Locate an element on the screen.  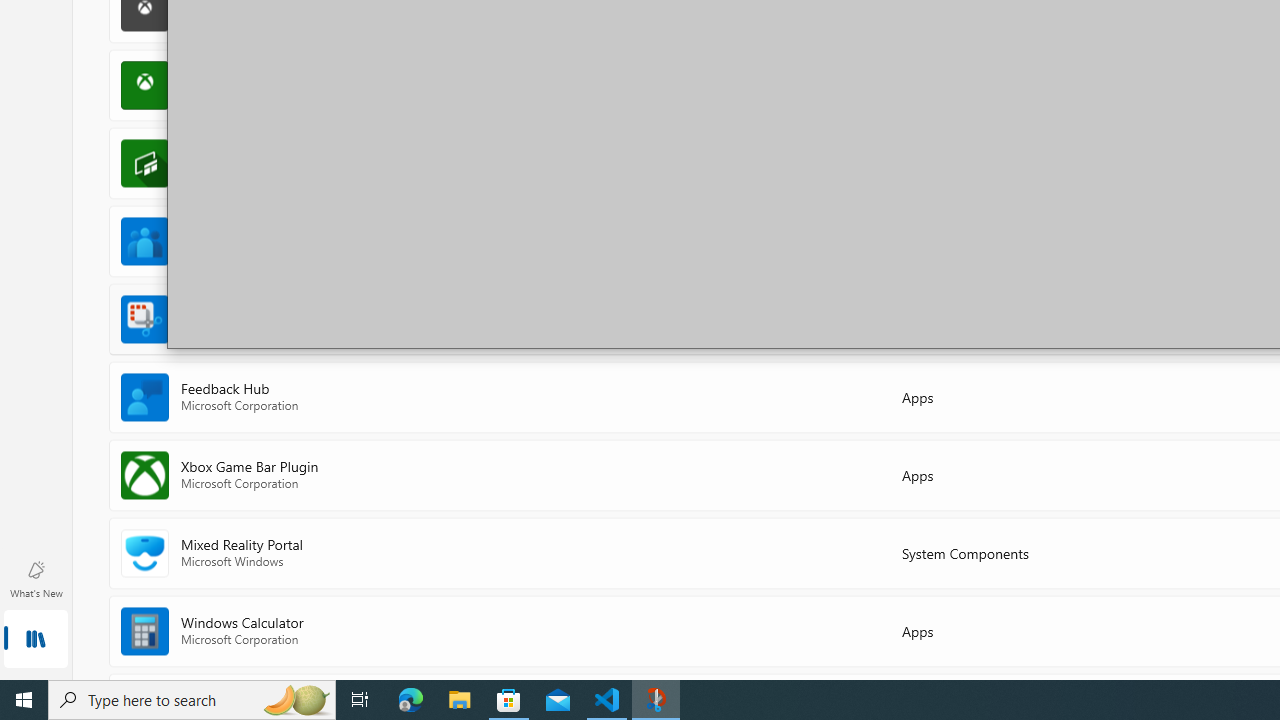
'What' is located at coordinates (35, 578).